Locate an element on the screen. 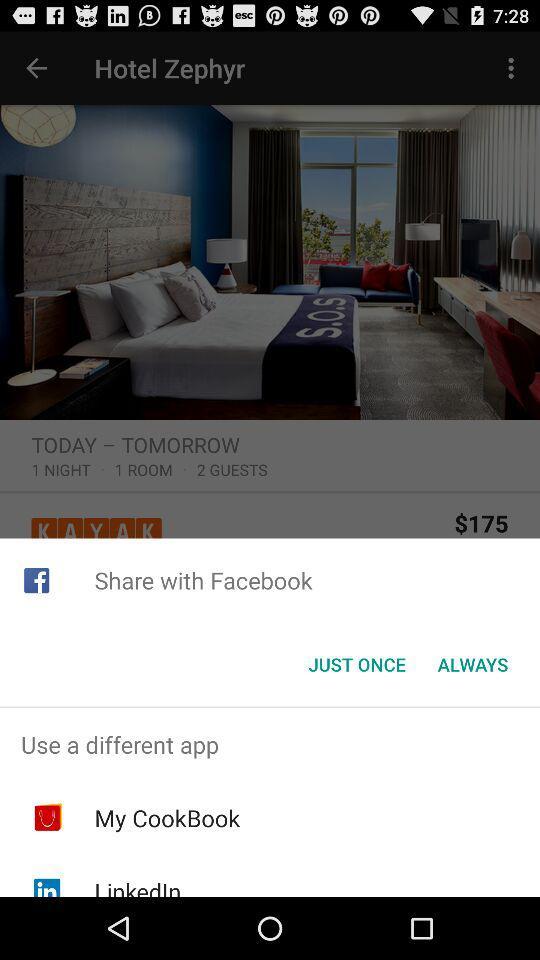 The width and height of the screenshot is (540, 960). the my cookbook is located at coordinates (166, 818).